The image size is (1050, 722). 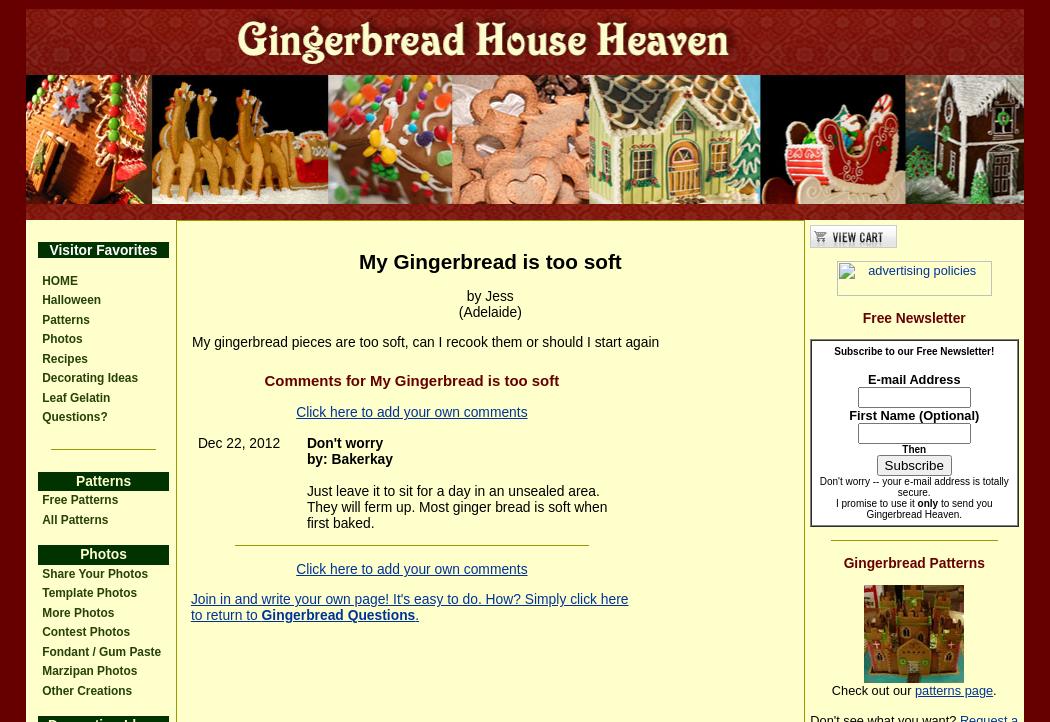 What do you see at coordinates (41, 377) in the screenshot?
I see `'Decorating Ideas'` at bounding box center [41, 377].